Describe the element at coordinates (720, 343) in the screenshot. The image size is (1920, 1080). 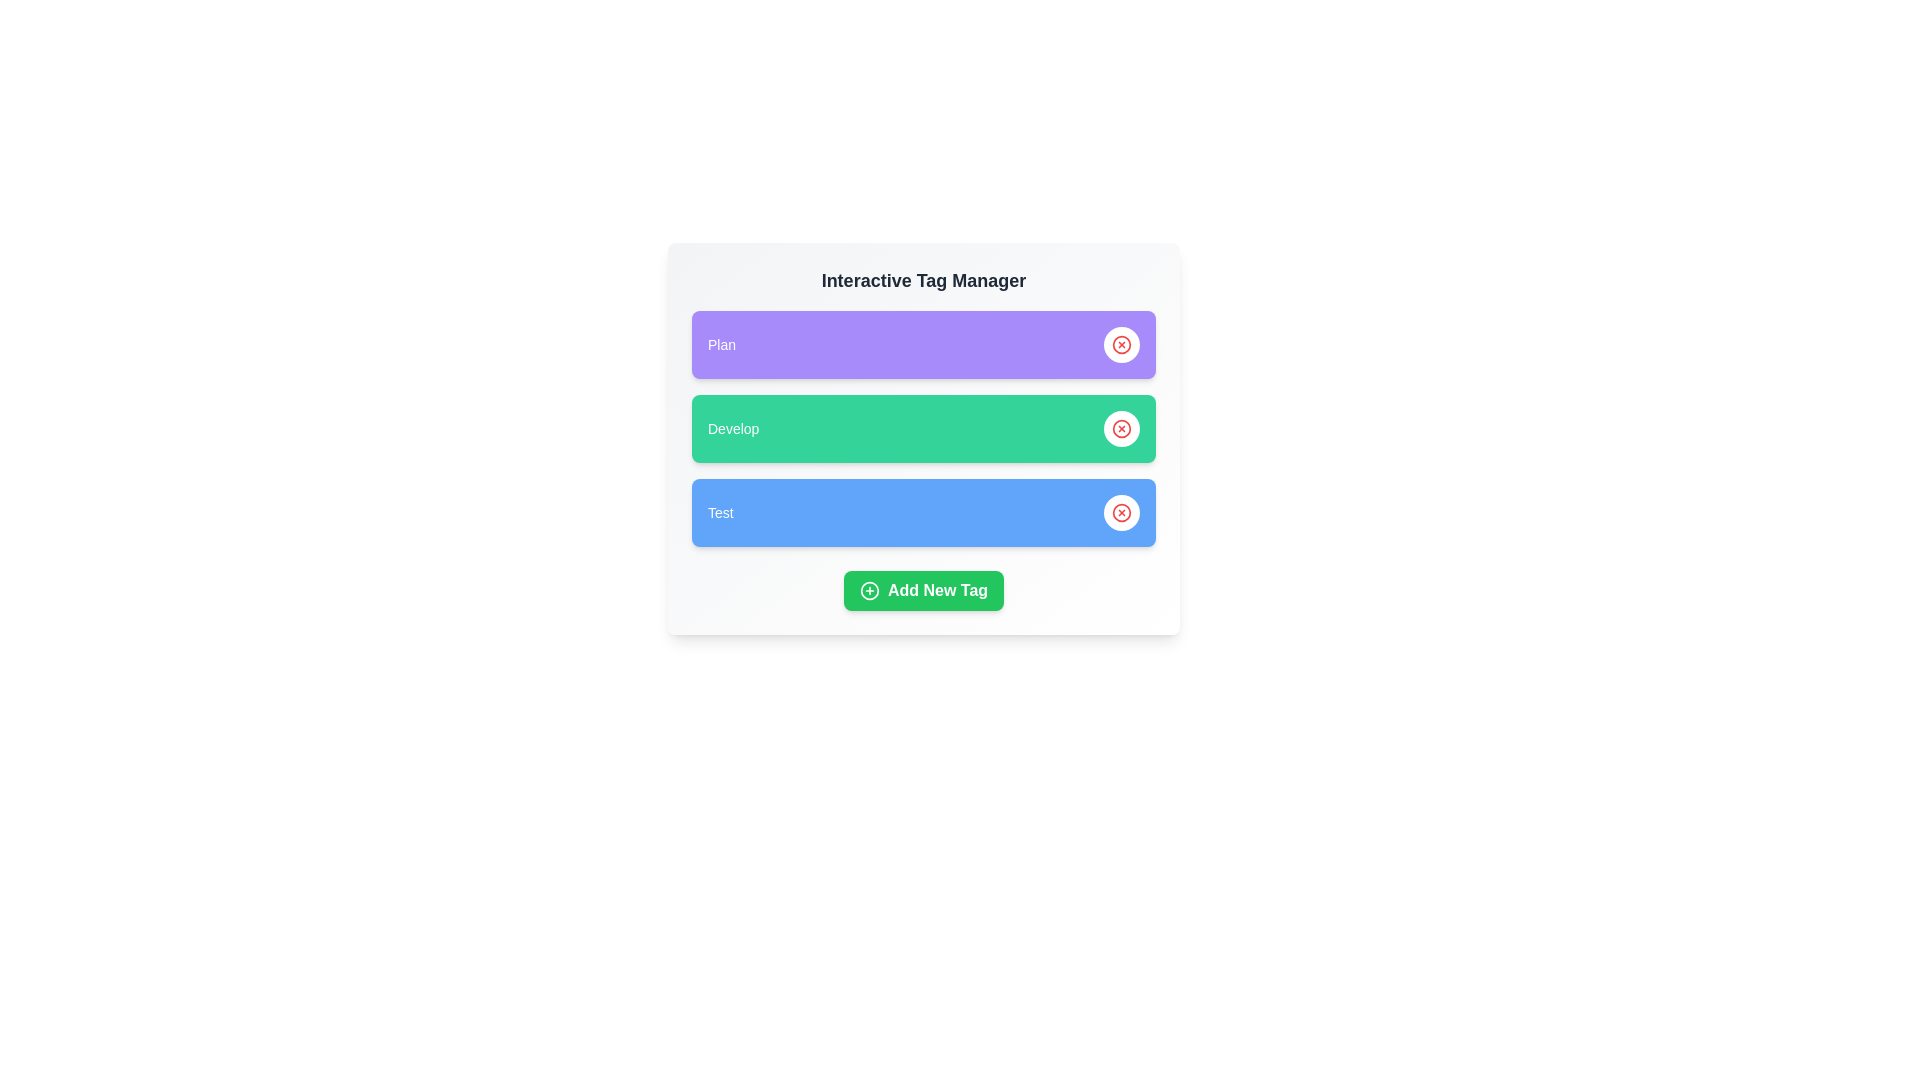
I see `the text of the tag Plan for copying or editing` at that location.